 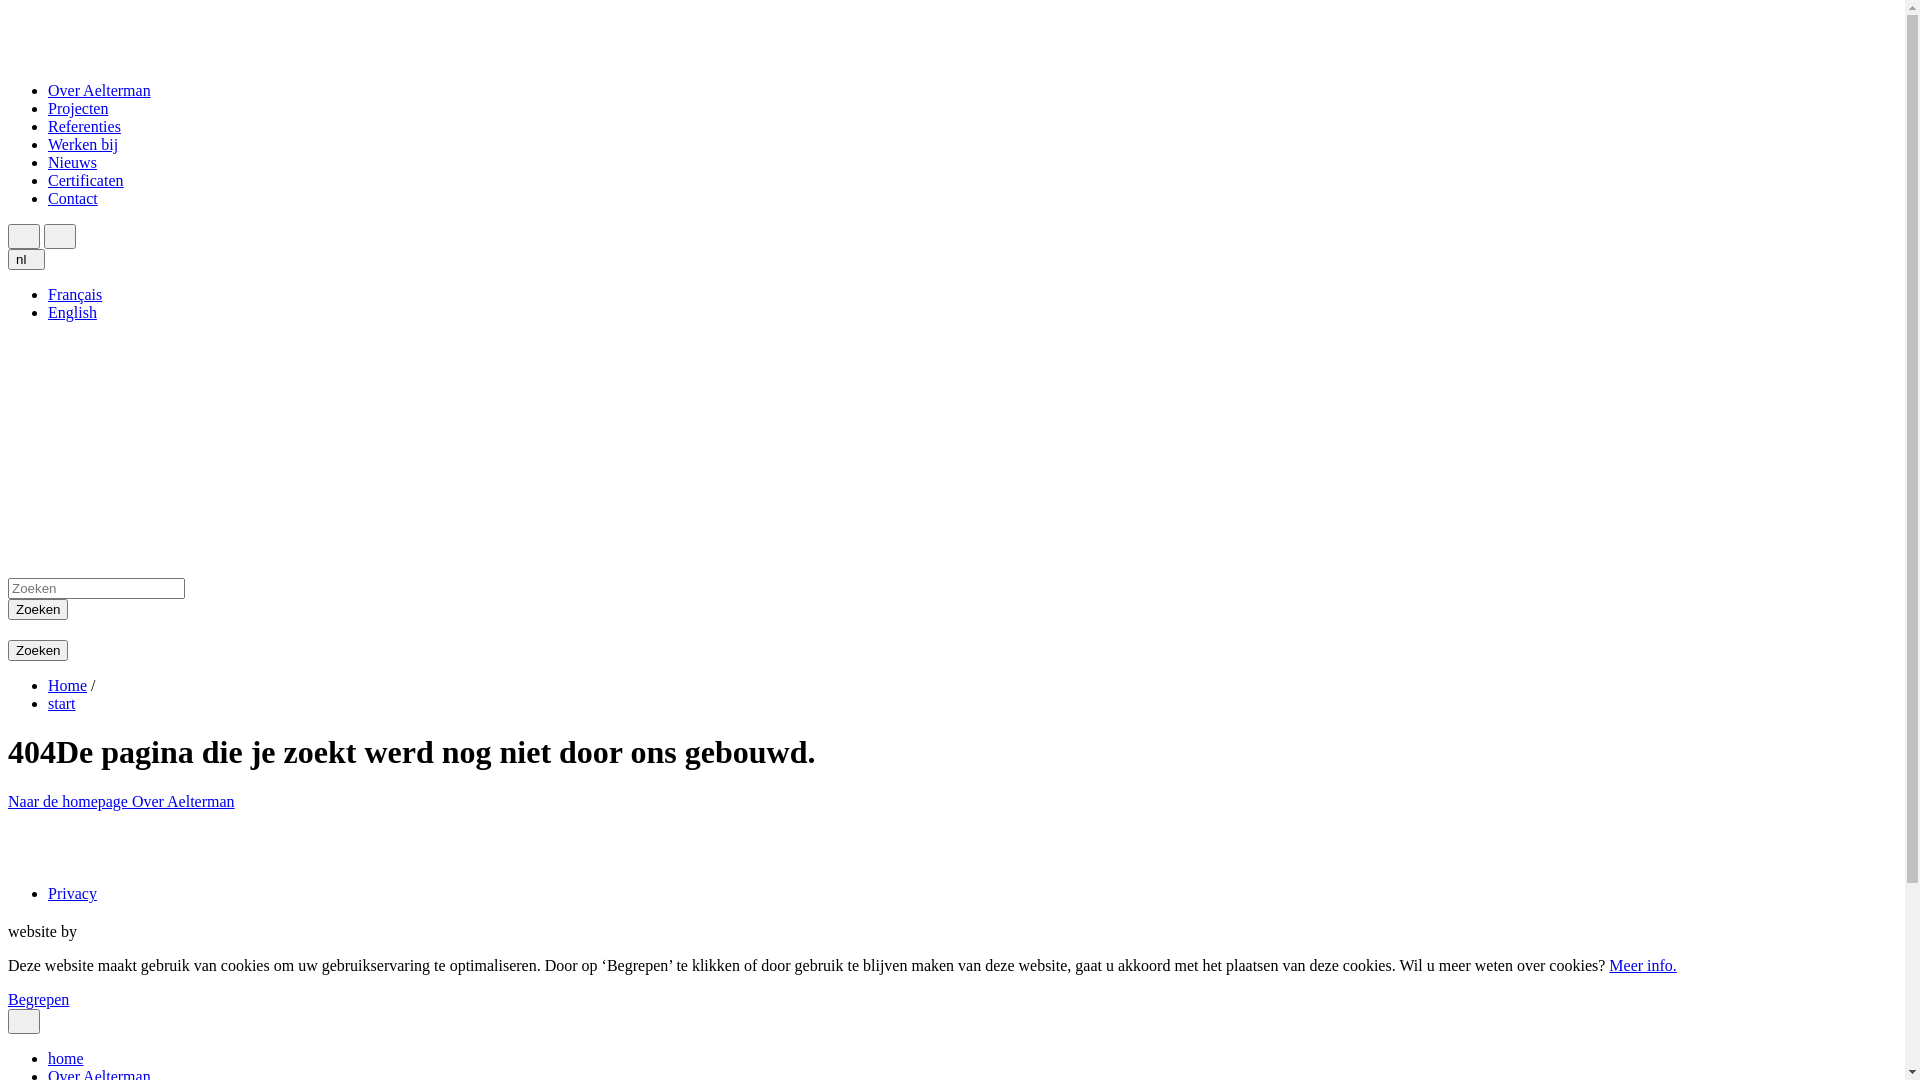 I want to click on 'Zoeken', so click(x=38, y=650).